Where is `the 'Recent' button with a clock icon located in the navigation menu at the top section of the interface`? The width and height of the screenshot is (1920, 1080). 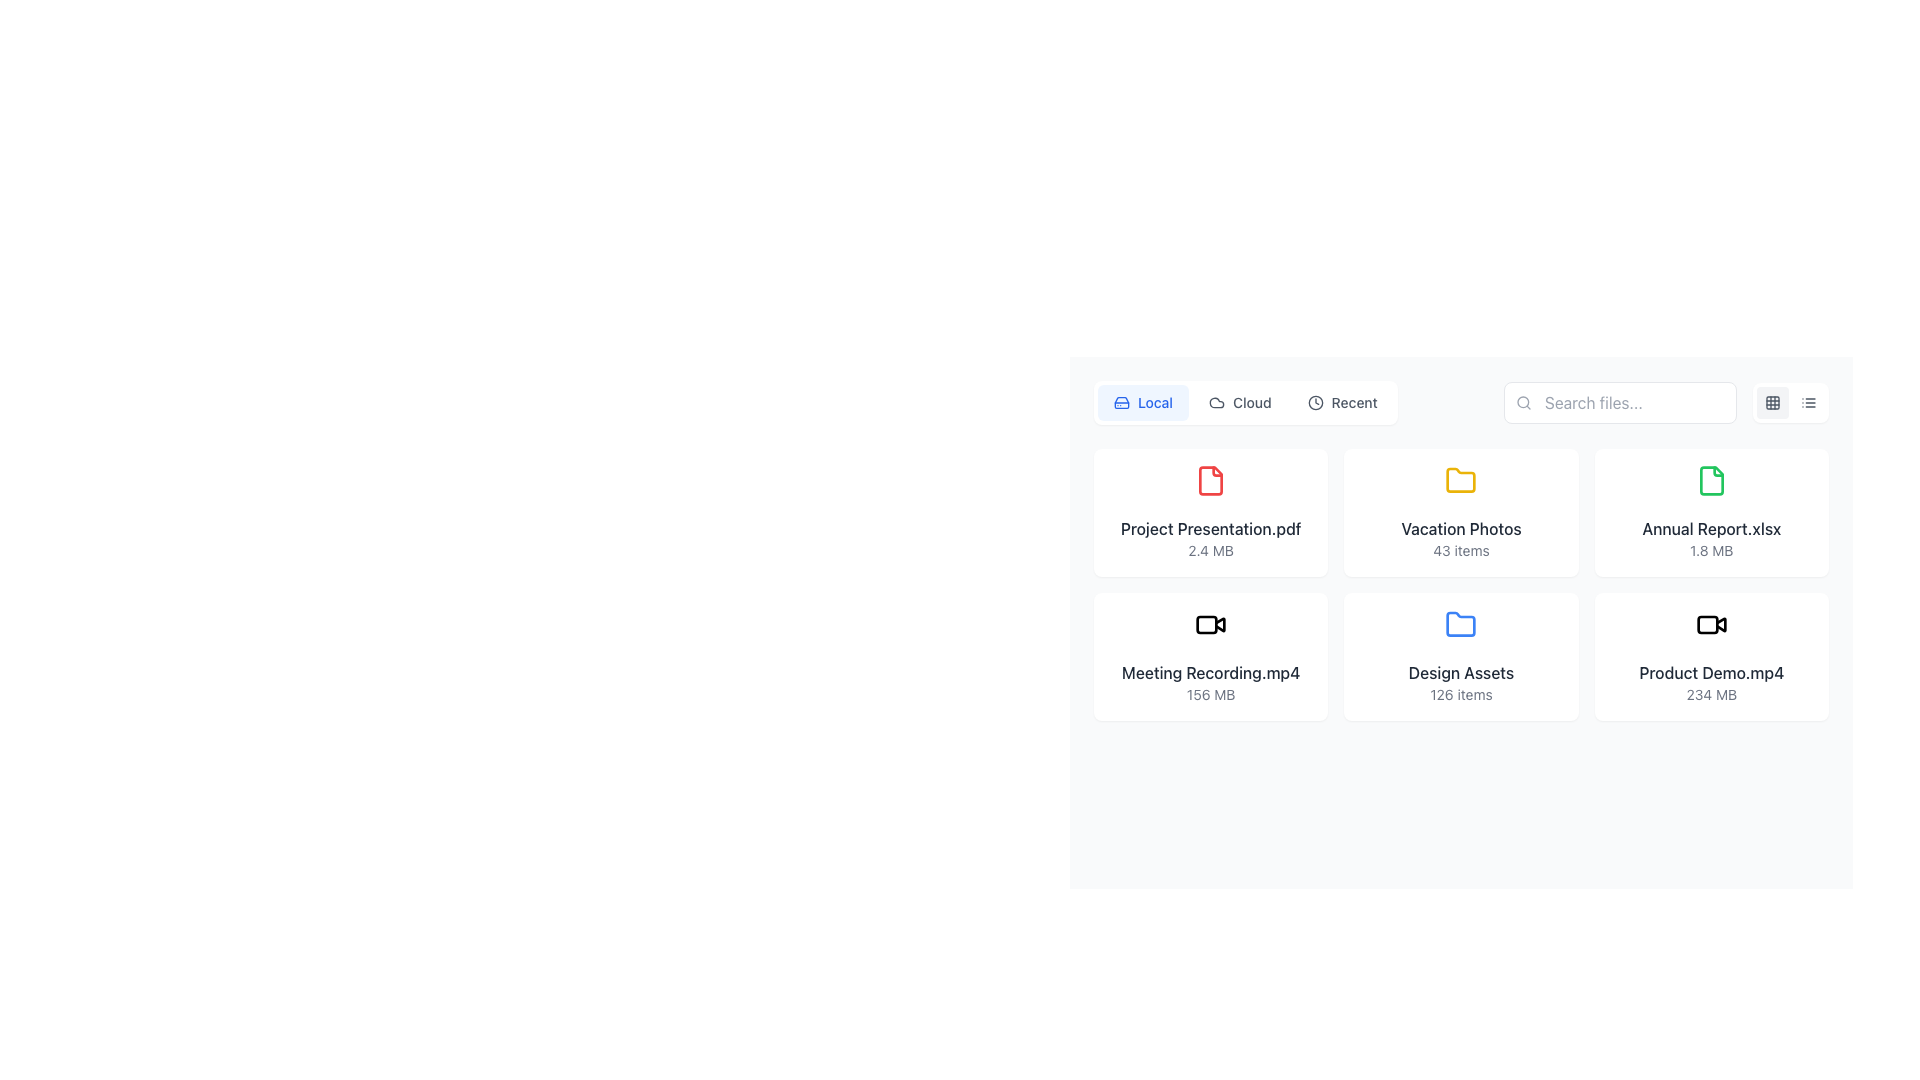 the 'Recent' button with a clock icon located in the navigation menu at the top section of the interface is located at coordinates (1342, 402).